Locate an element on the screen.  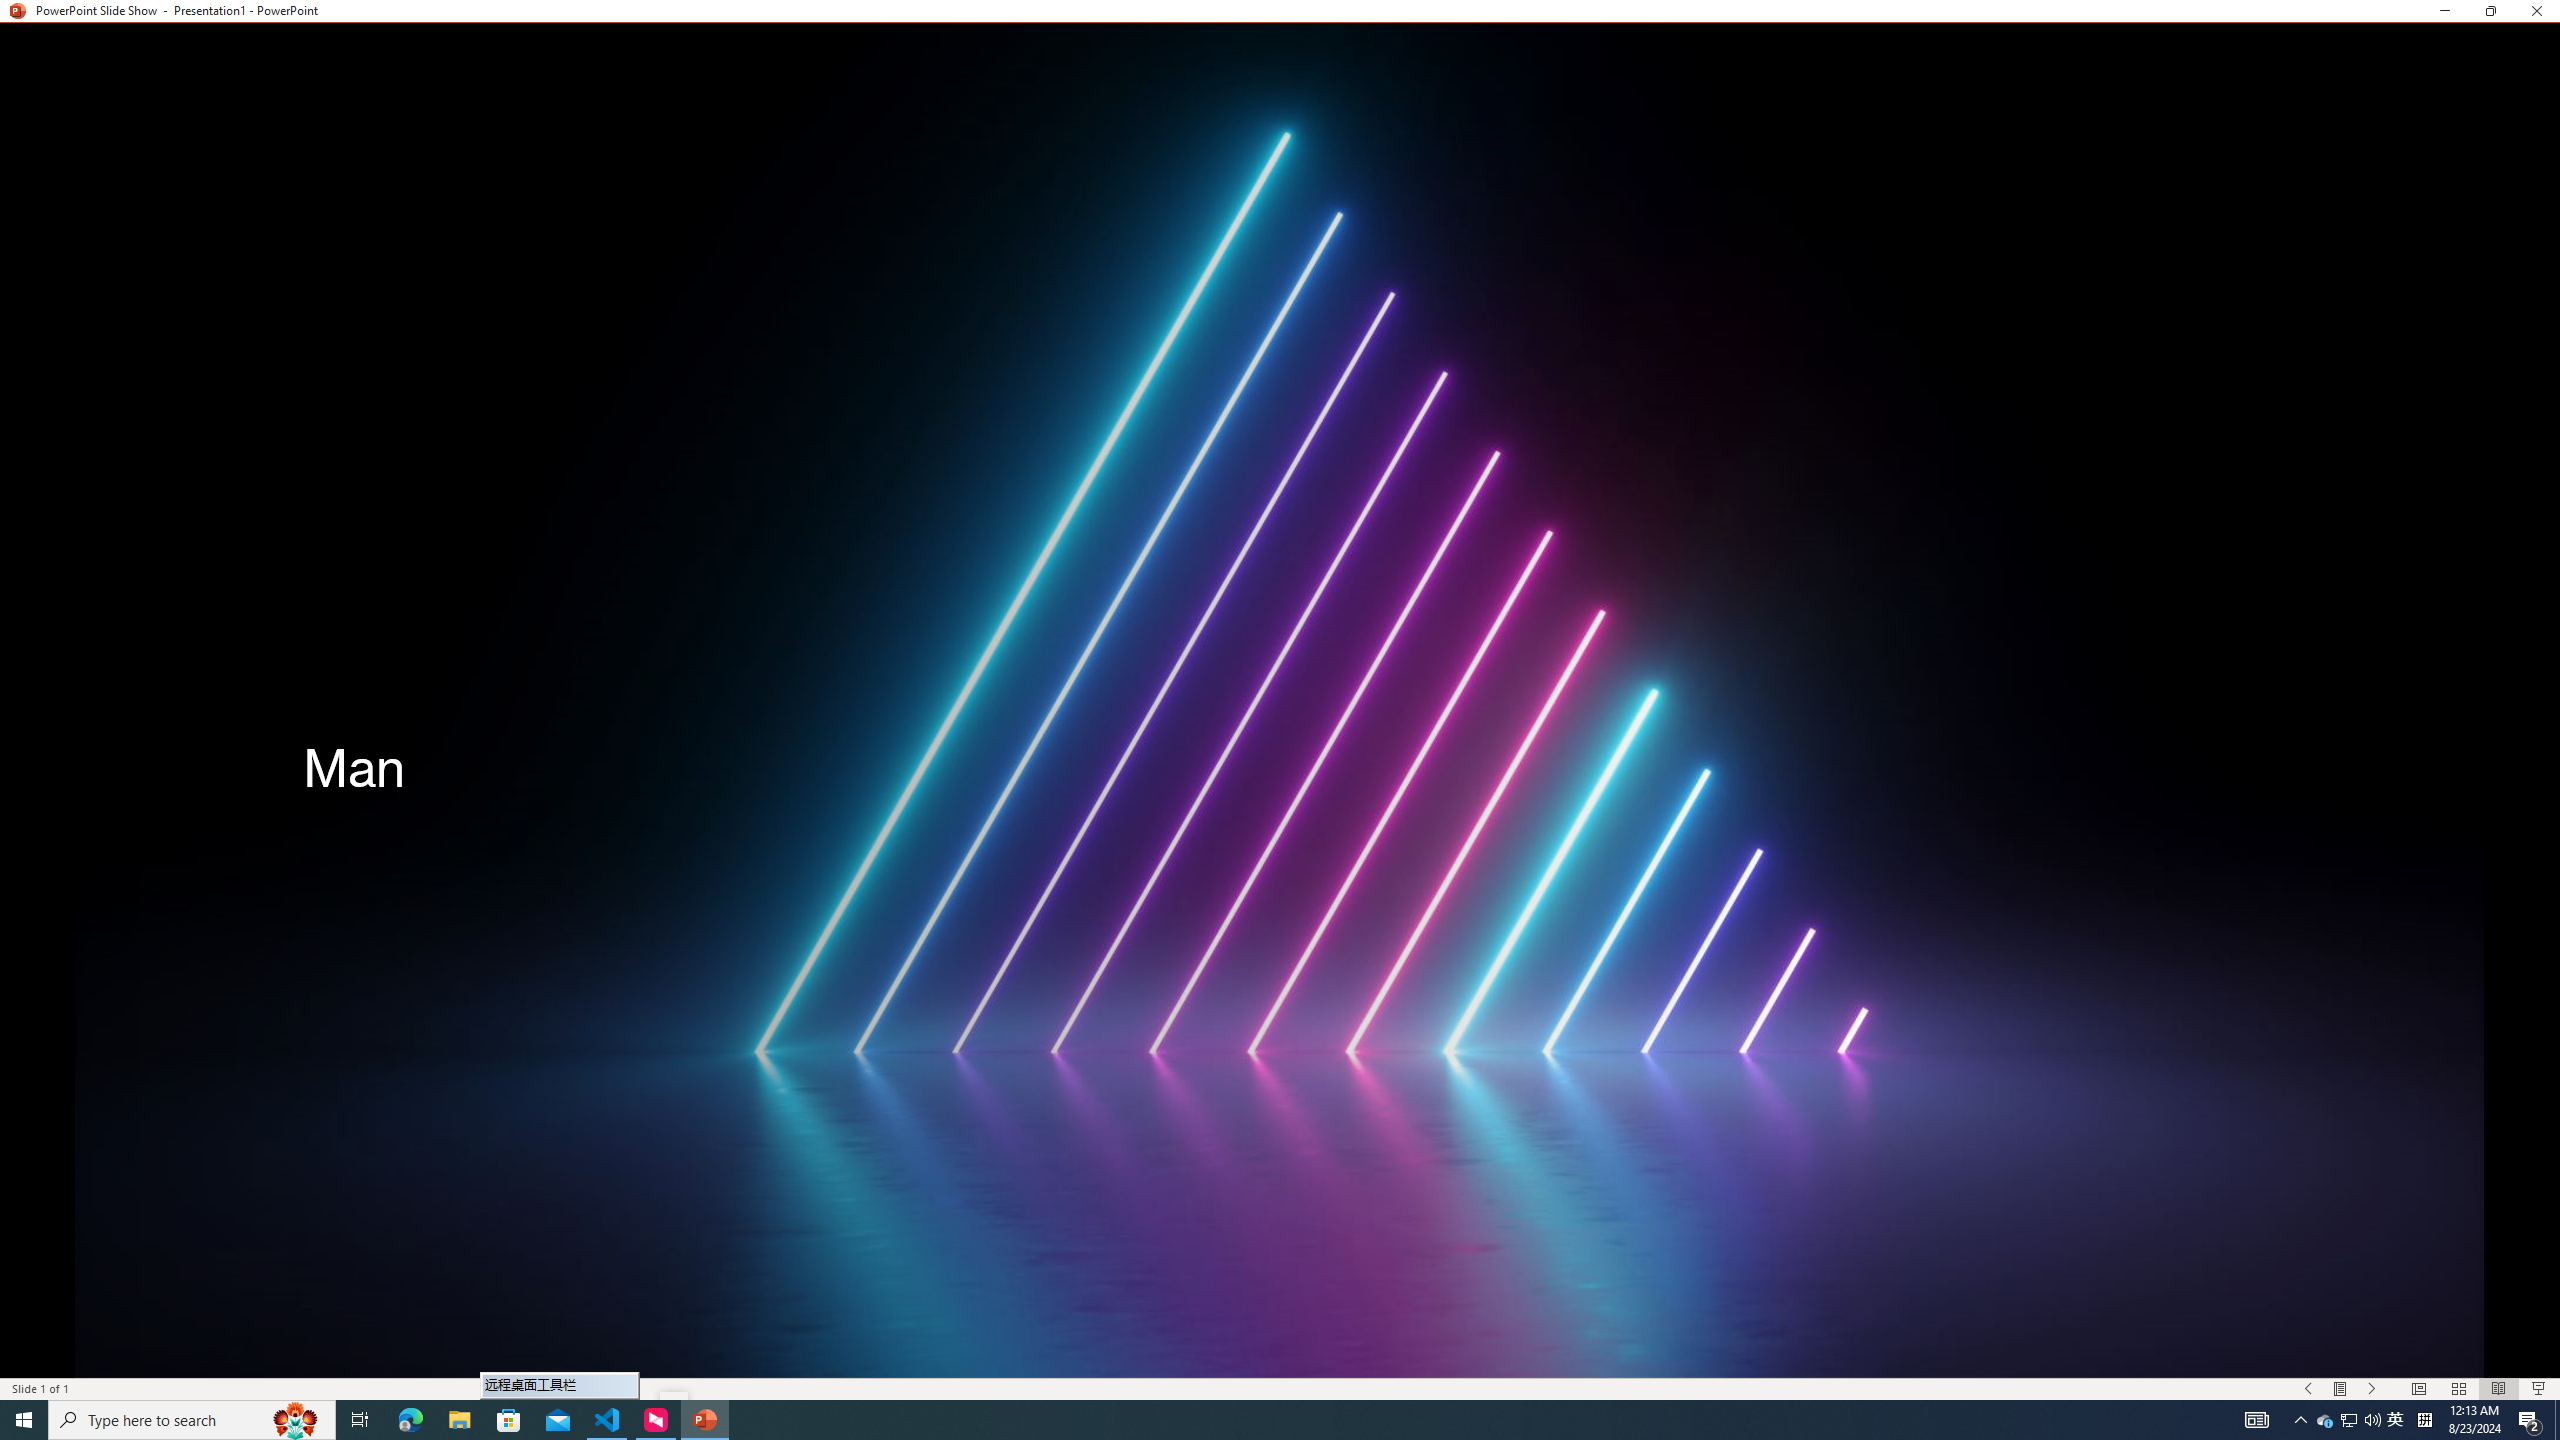
'Menu On' is located at coordinates (2340, 1389).